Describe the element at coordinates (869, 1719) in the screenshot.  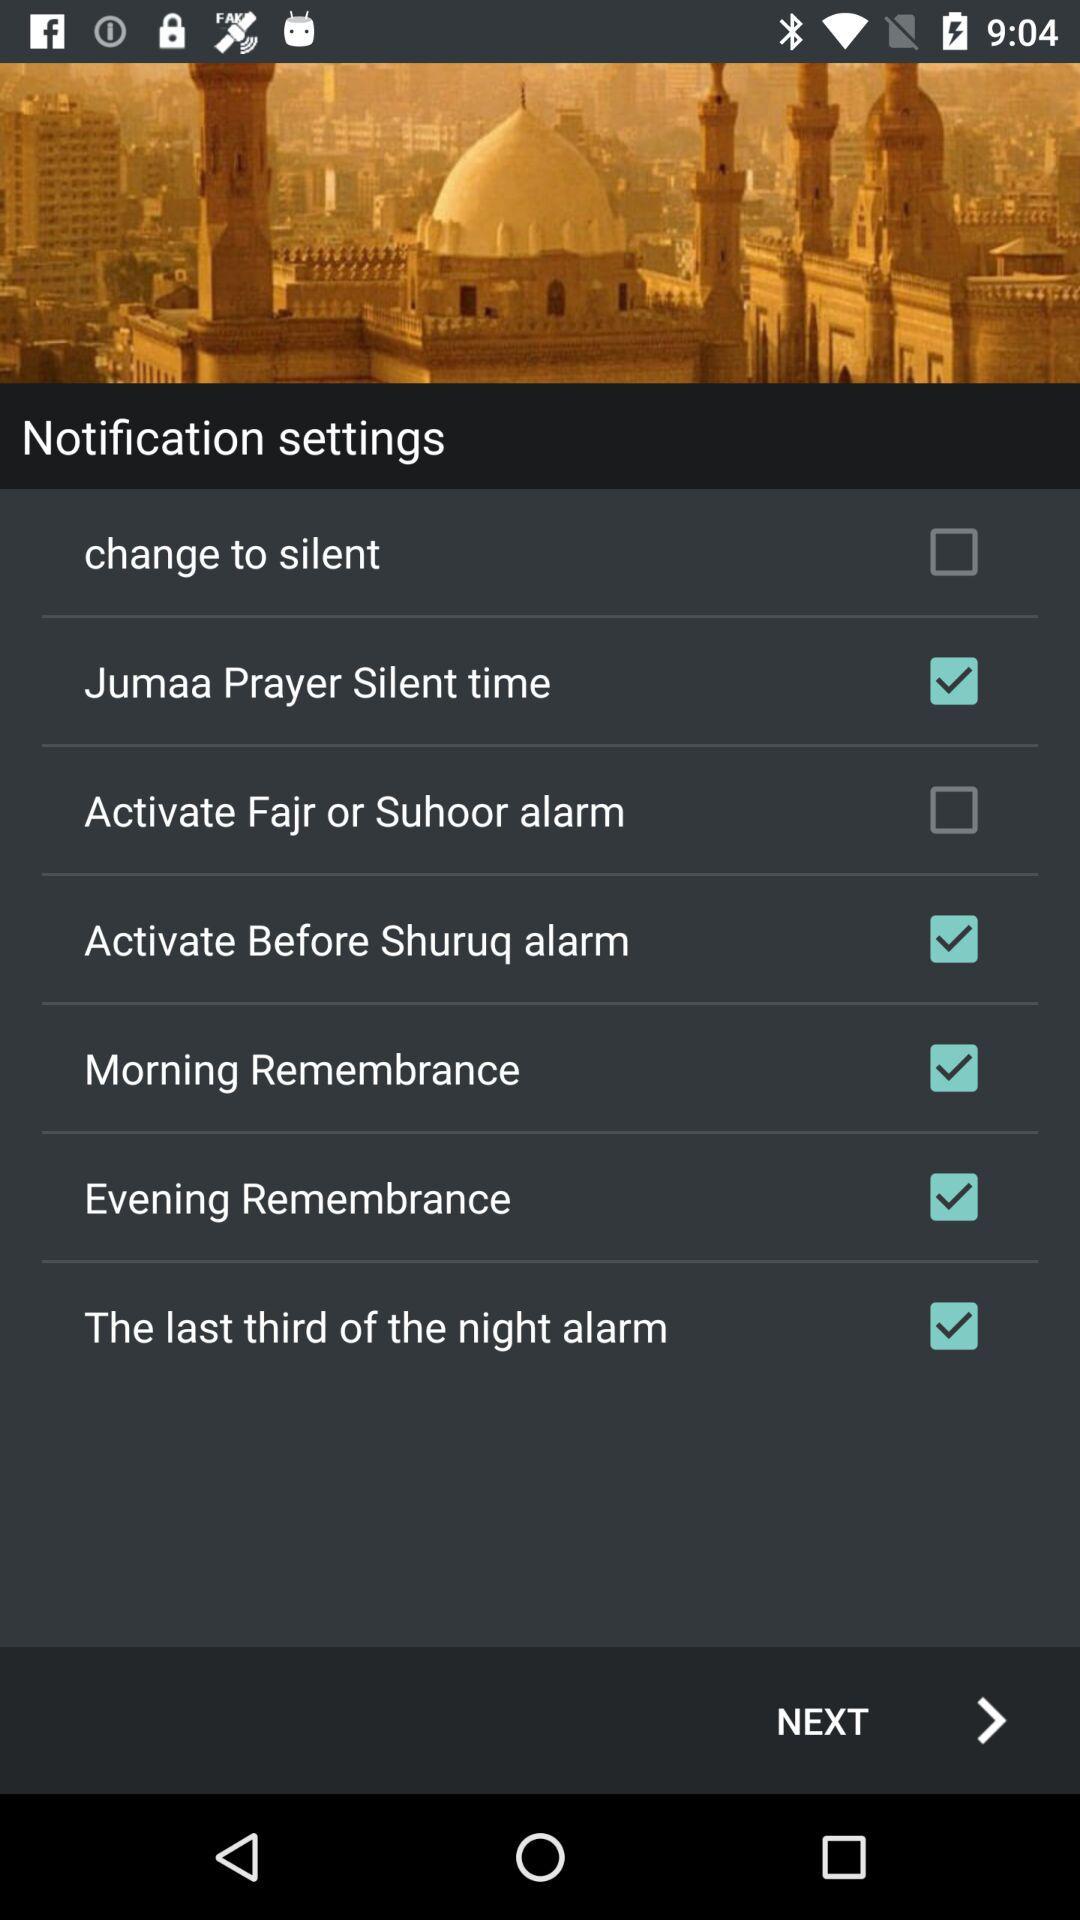
I see `next item` at that location.